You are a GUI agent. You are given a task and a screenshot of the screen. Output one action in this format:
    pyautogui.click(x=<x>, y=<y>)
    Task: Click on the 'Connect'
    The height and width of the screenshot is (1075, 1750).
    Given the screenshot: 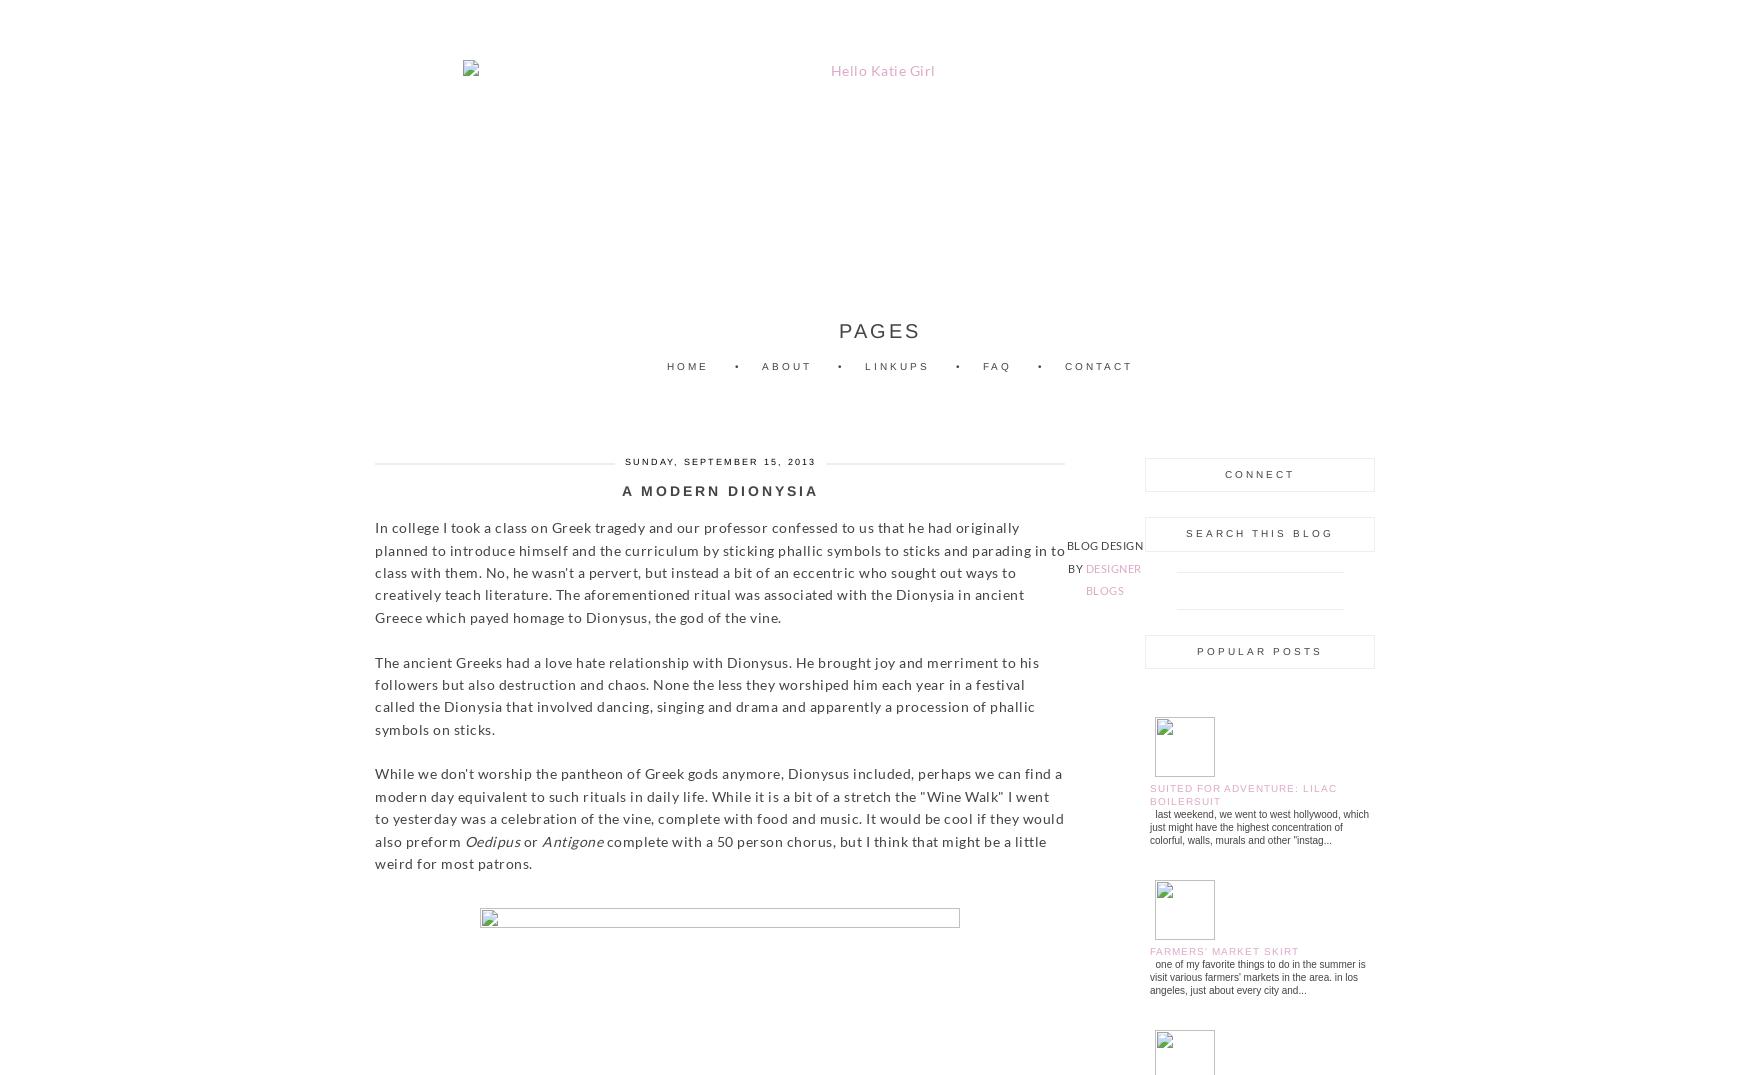 What is the action you would take?
    pyautogui.click(x=1259, y=473)
    